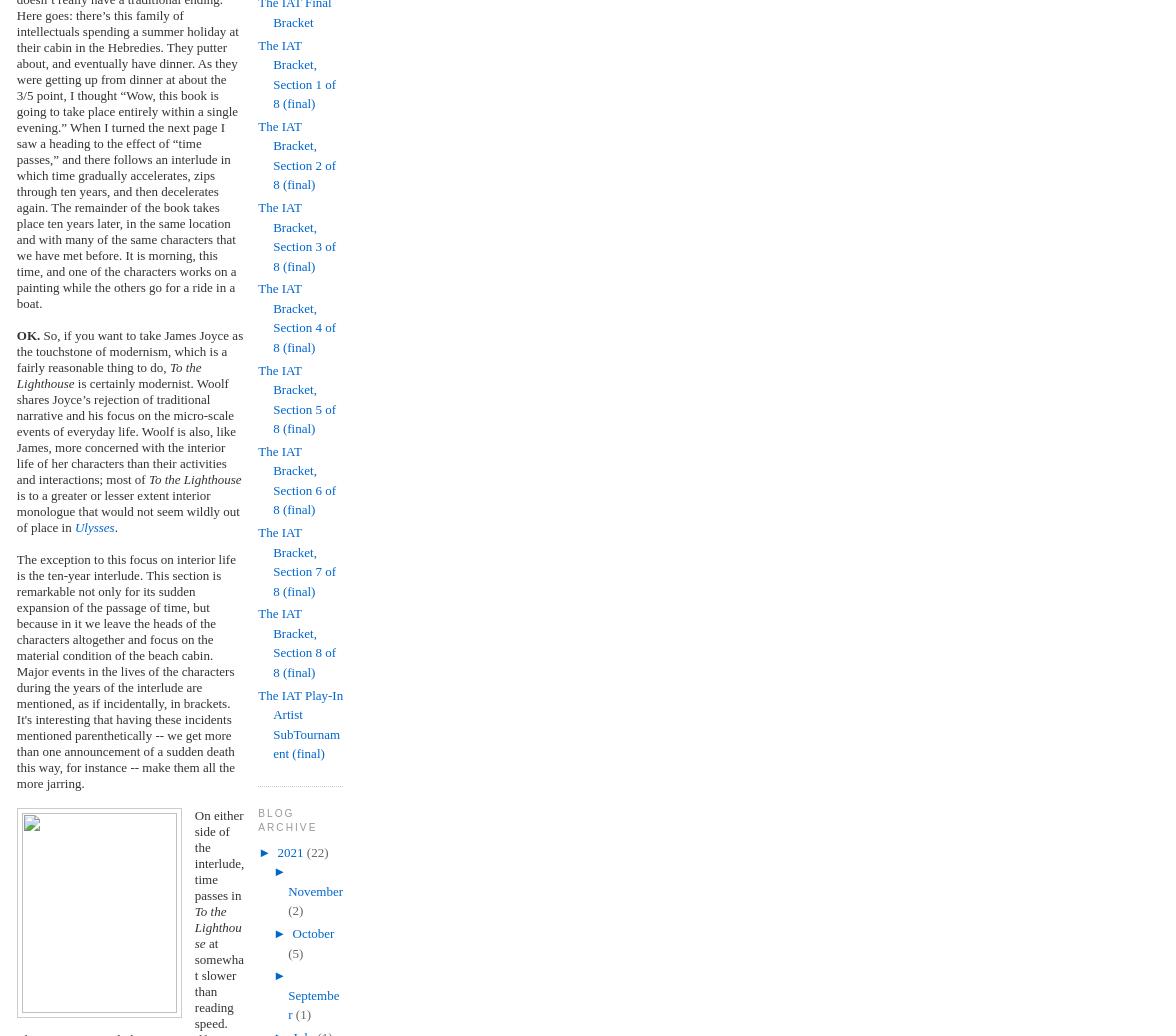 This screenshot has width=1176, height=1036. Describe the element at coordinates (296, 154) in the screenshot. I see `'The IAT Bracket, Section 2 of 8 (final)'` at that location.